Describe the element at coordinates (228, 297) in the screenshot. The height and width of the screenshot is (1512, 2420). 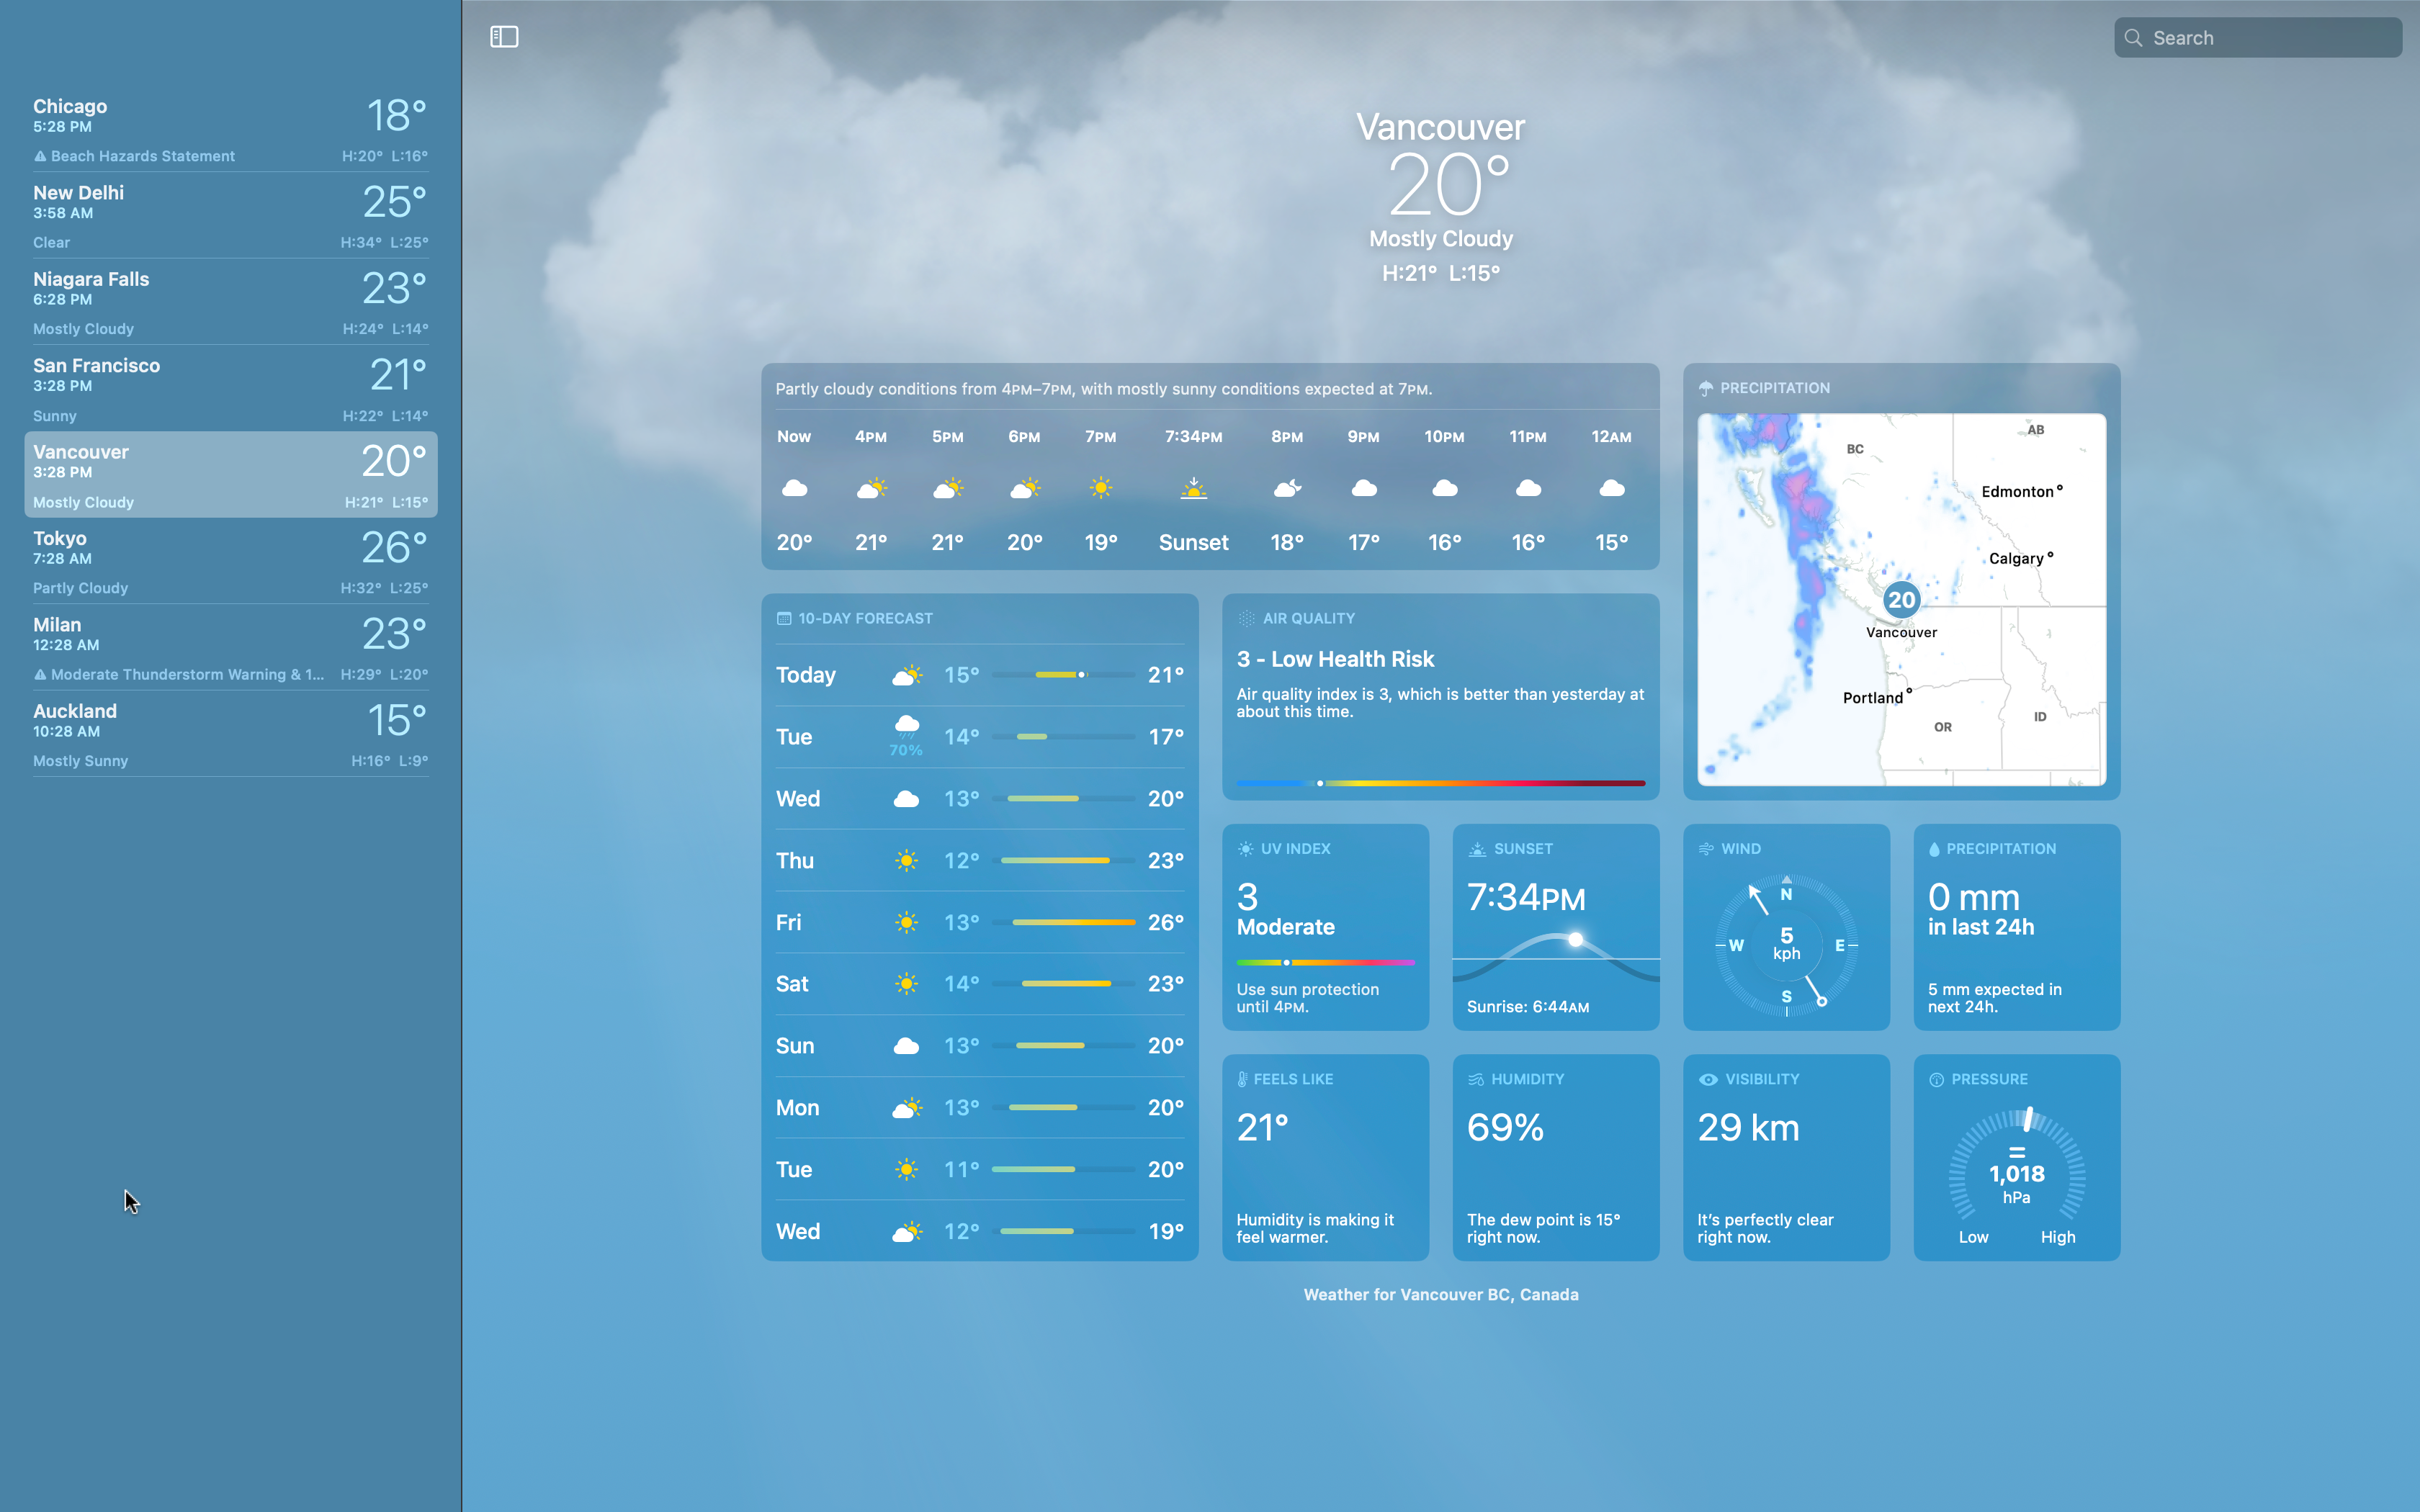
I see `What is the climate at Niagara Falls` at that location.